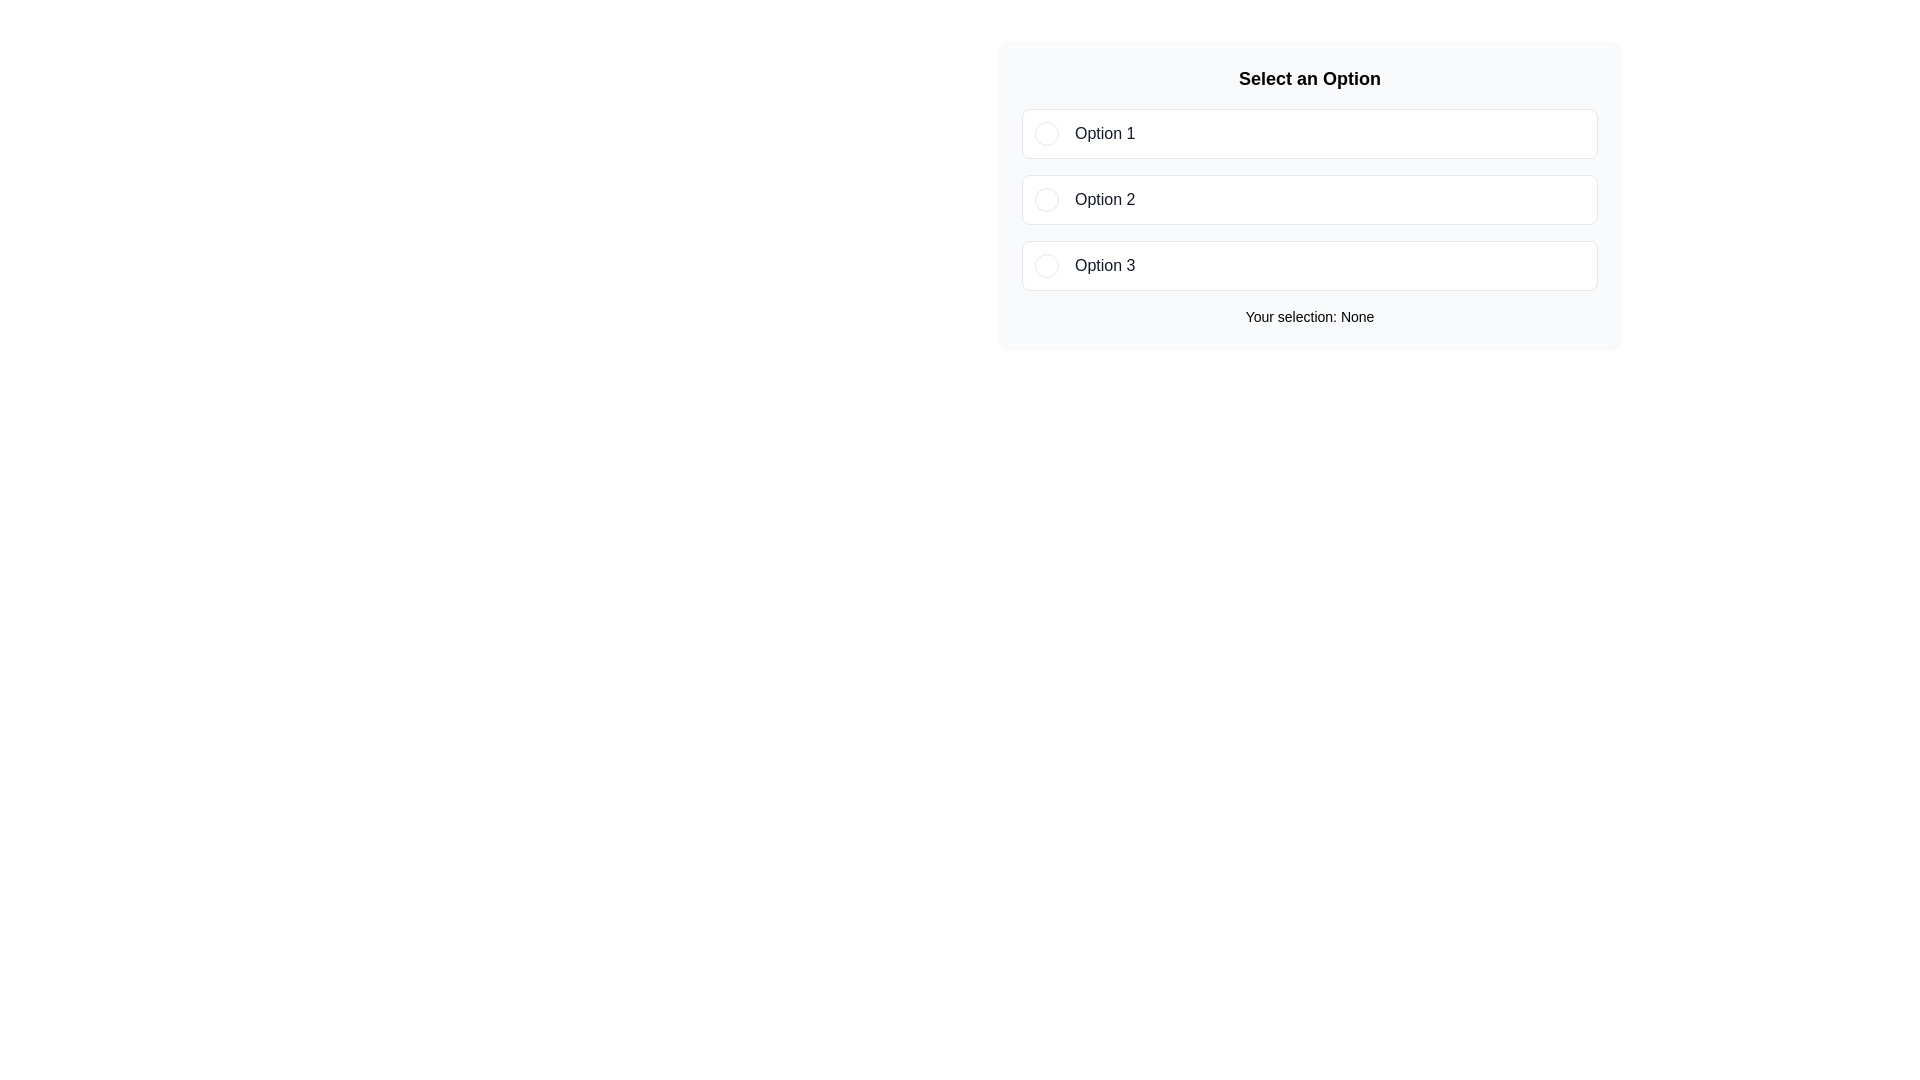 This screenshot has width=1920, height=1080. Describe the element at coordinates (1104, 265) in the screenshot. I see `the descriptive label for the third selectable option in the vertical list of options, located to the right of the circular indicator` at that location.